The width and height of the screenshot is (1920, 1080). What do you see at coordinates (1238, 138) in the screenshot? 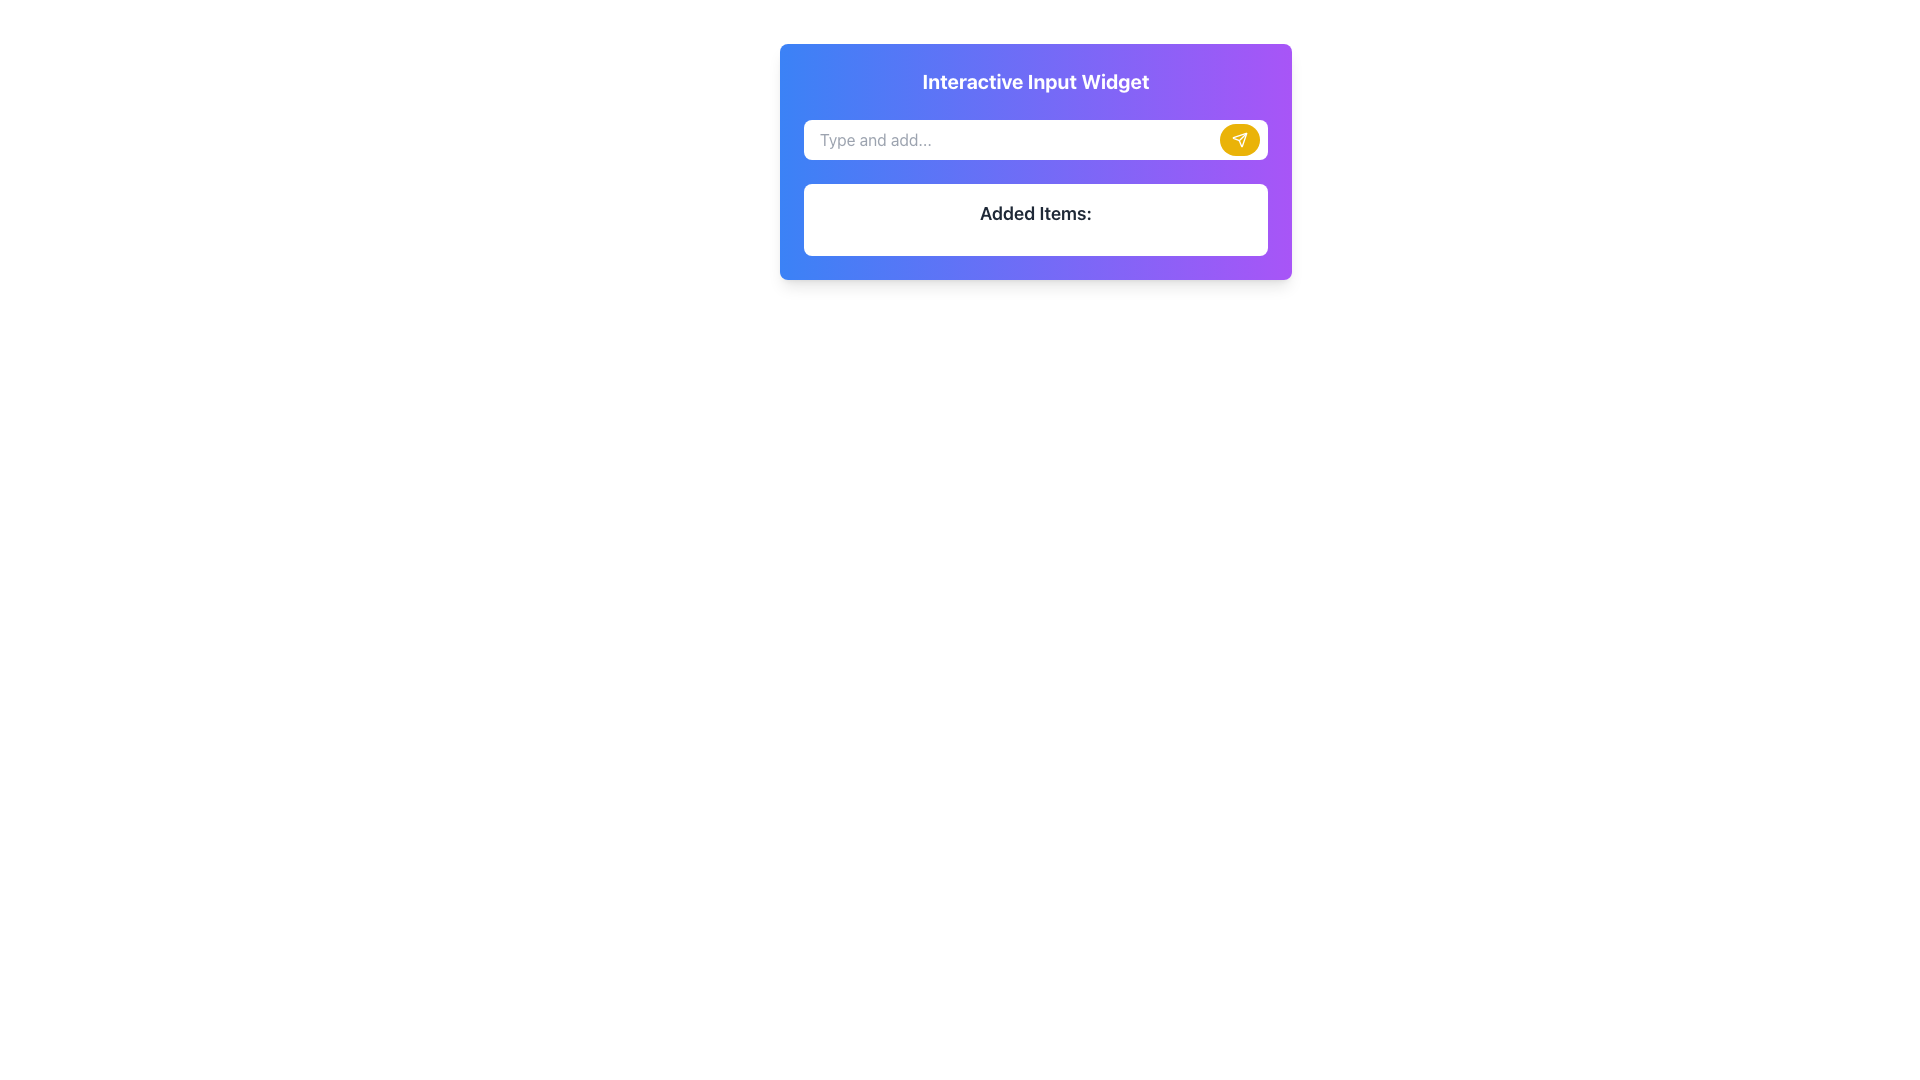
I see `the yellow circular button with a paper plane icon located on the right end of the input field within the 'Interactive Input Widget'` at bounding box center [1238, 138].